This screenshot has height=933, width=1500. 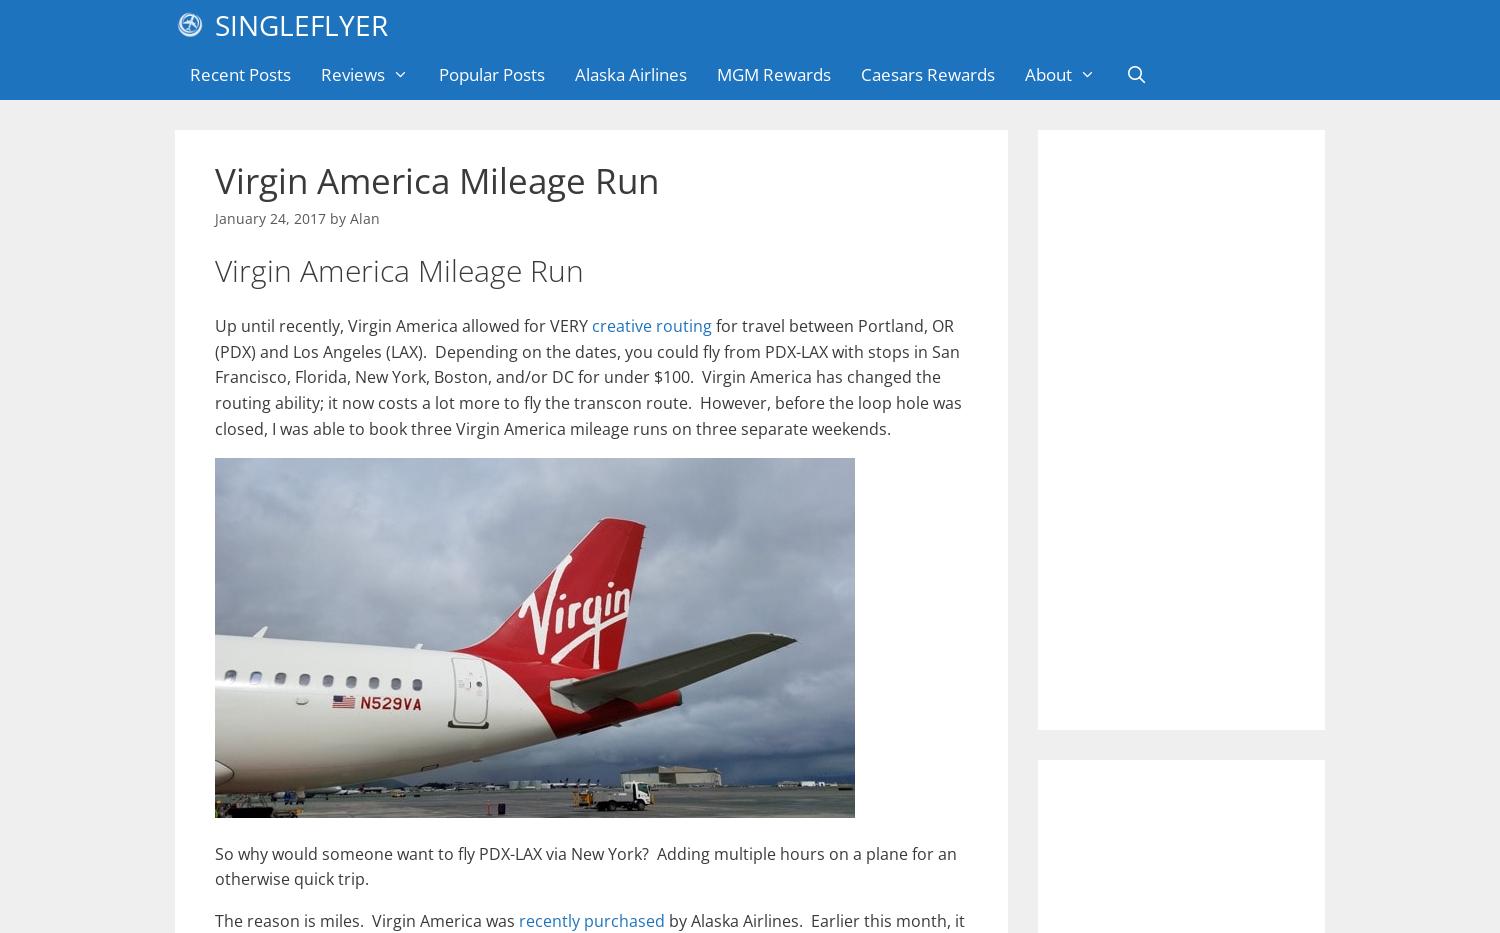 What do you see at coordinates (1047, 74) in the screenshot?
I see `'About'` at bounding box center [1047, 74].